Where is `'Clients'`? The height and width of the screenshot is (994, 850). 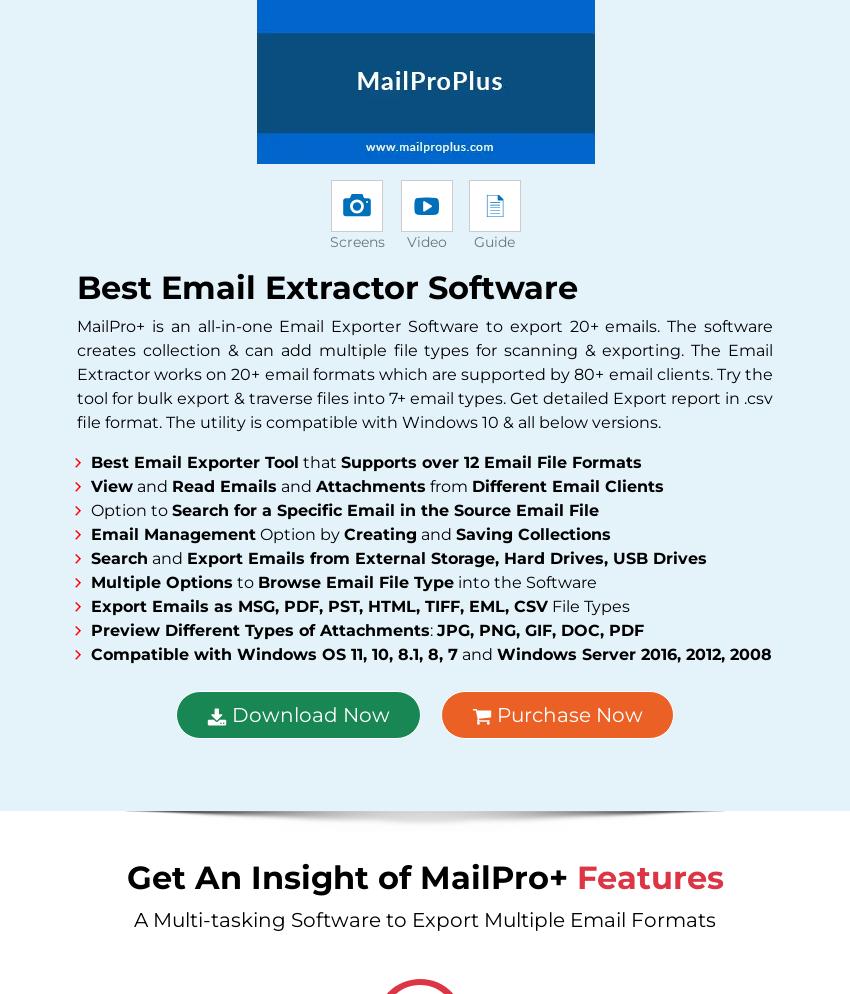 'Clients' is located at coordinates (402, 122).